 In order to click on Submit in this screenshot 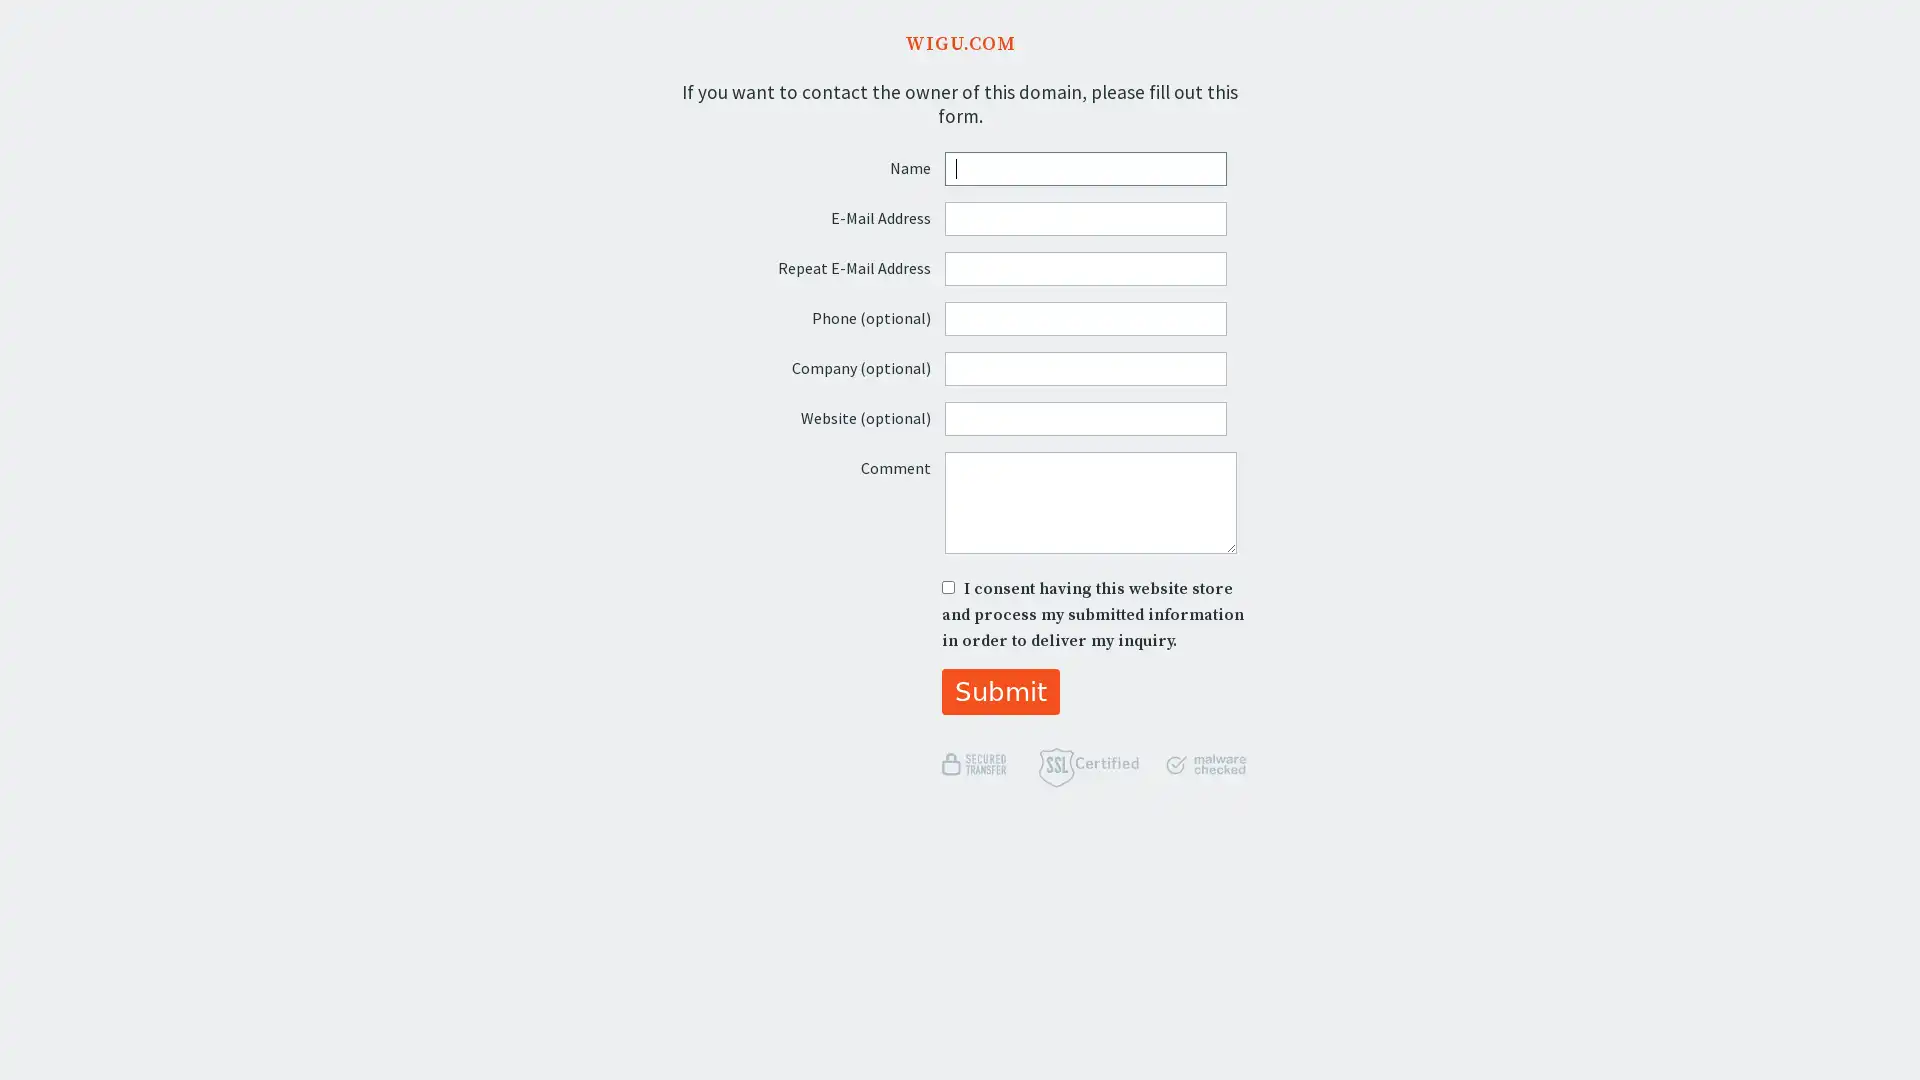, I will do `click(1000, 690)`.